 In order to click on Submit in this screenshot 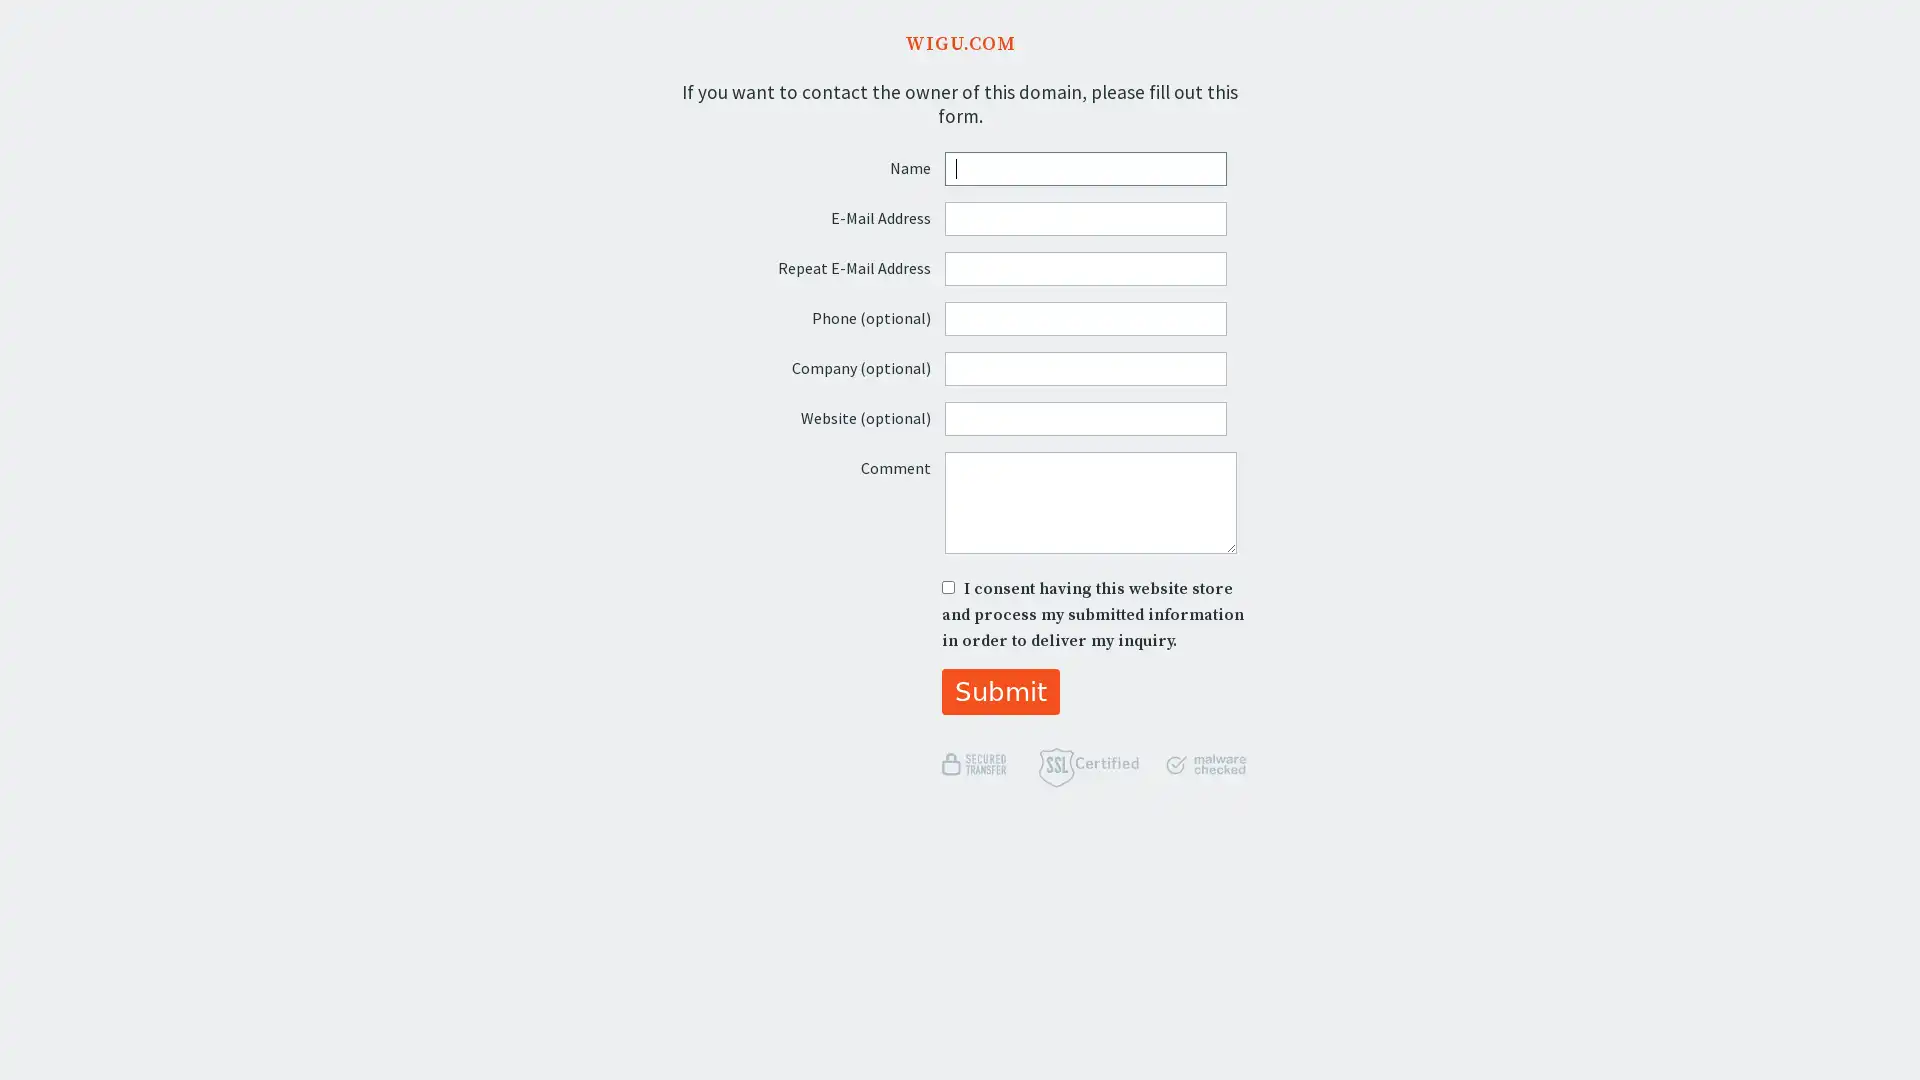, I will do `click(1000, 690)`.